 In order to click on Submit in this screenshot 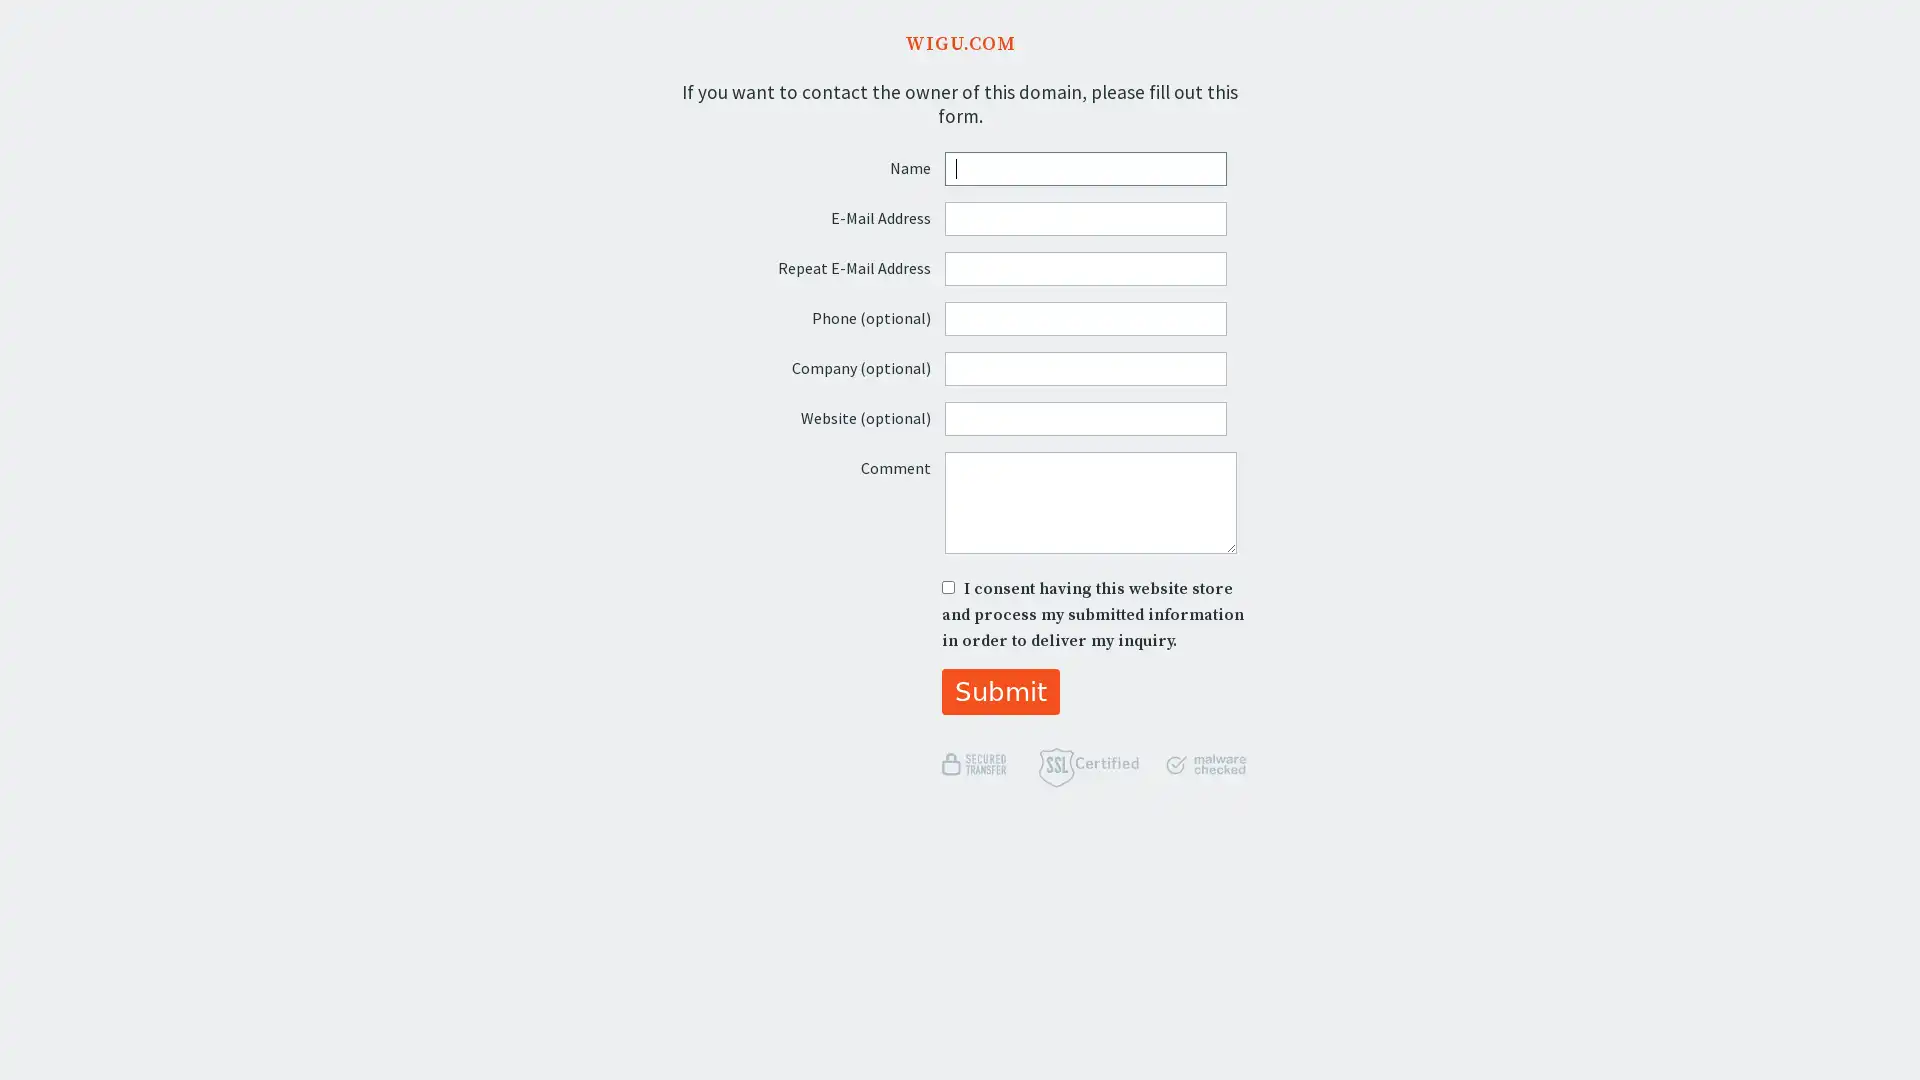, I will do `click(1000, 690)`.